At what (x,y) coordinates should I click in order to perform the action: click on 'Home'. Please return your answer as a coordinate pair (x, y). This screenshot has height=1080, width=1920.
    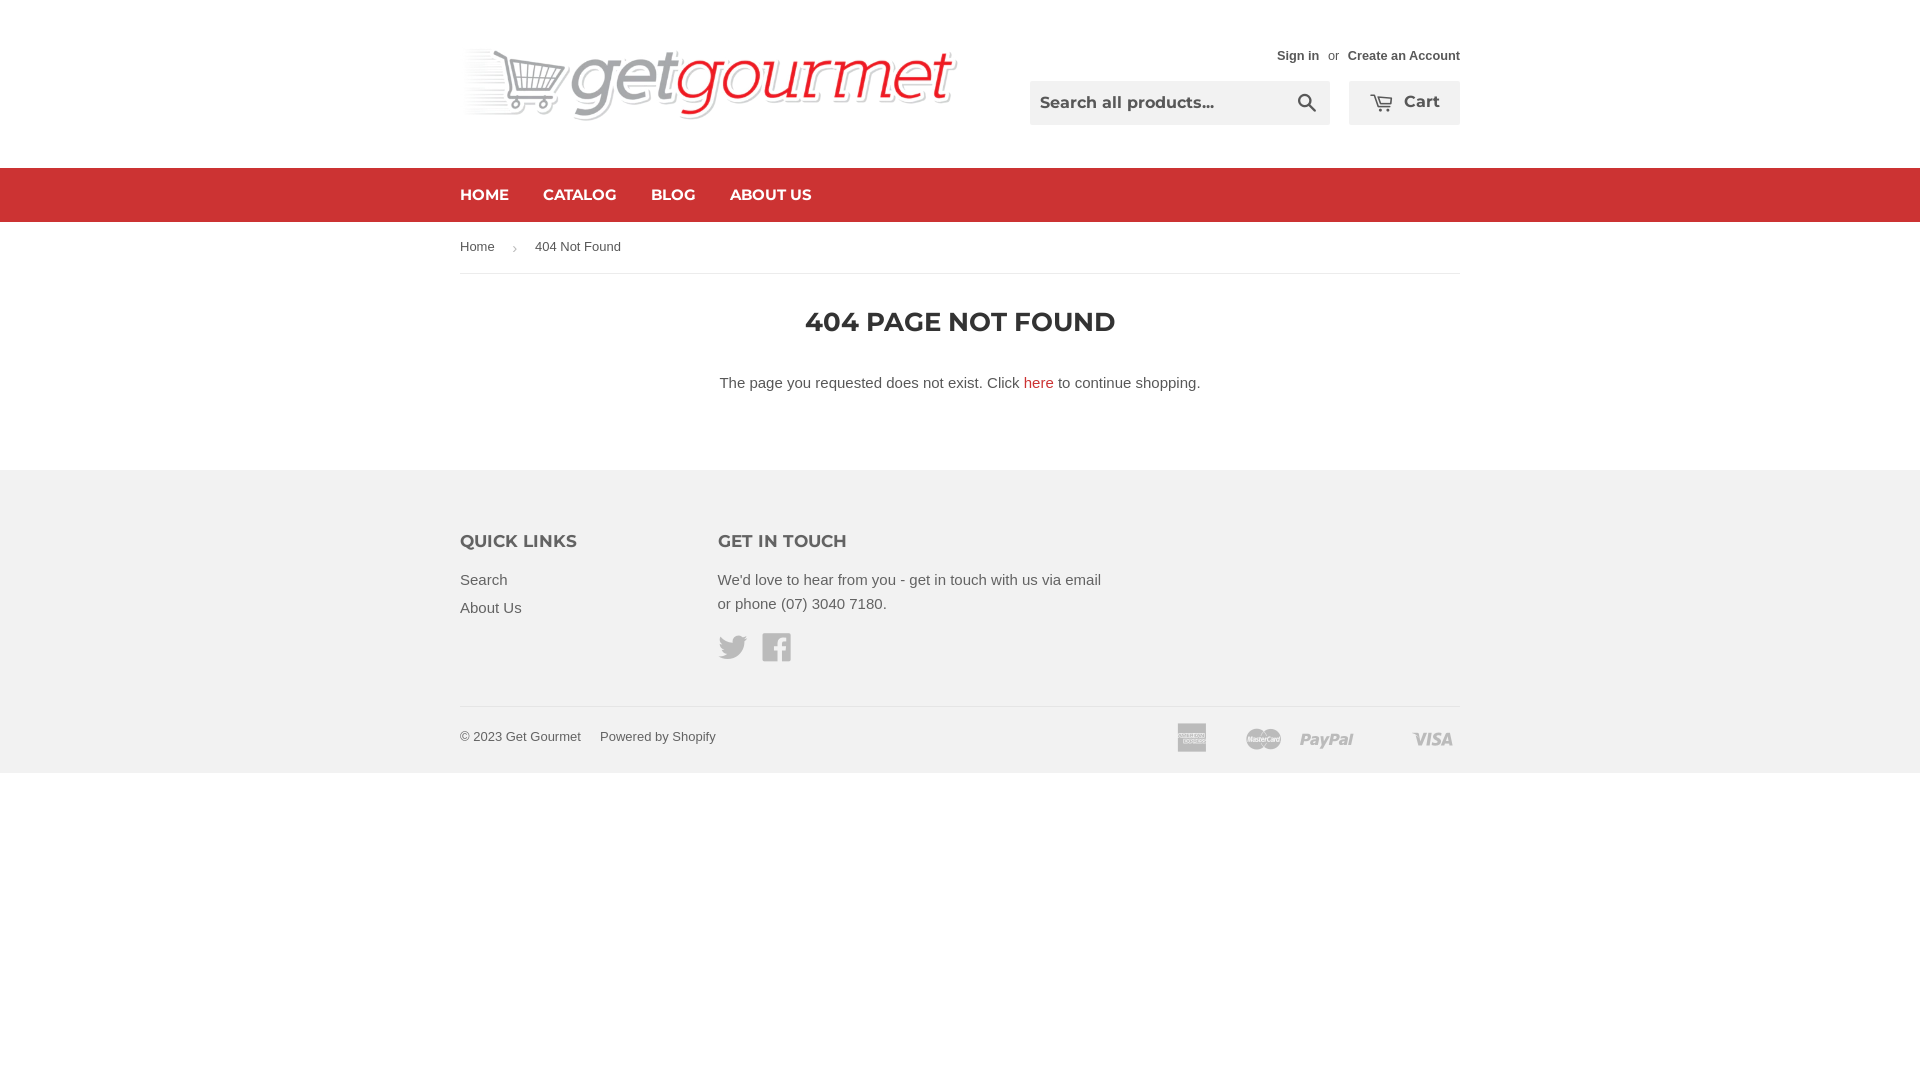
    Looking at the image, I should click on (480, 246).